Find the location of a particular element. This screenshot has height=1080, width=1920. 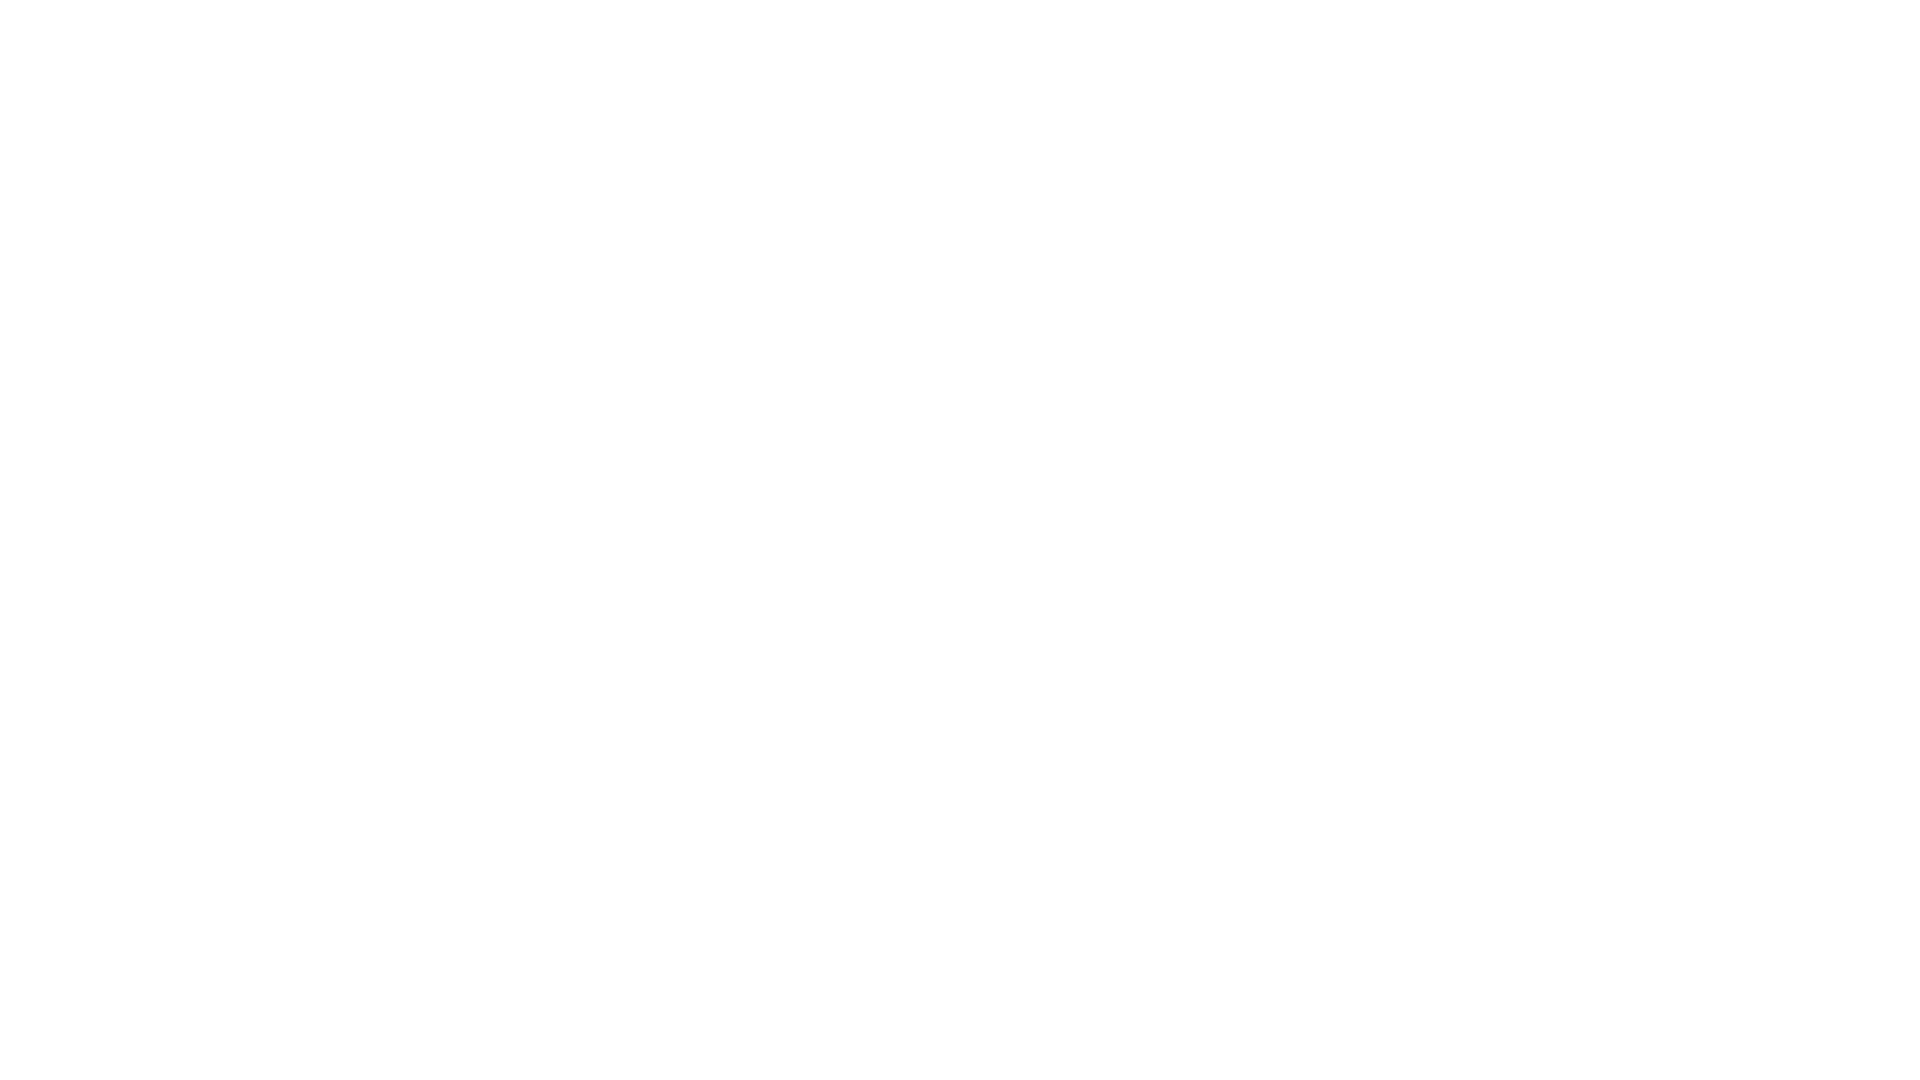

Close is located at coordinates (1893, 26).